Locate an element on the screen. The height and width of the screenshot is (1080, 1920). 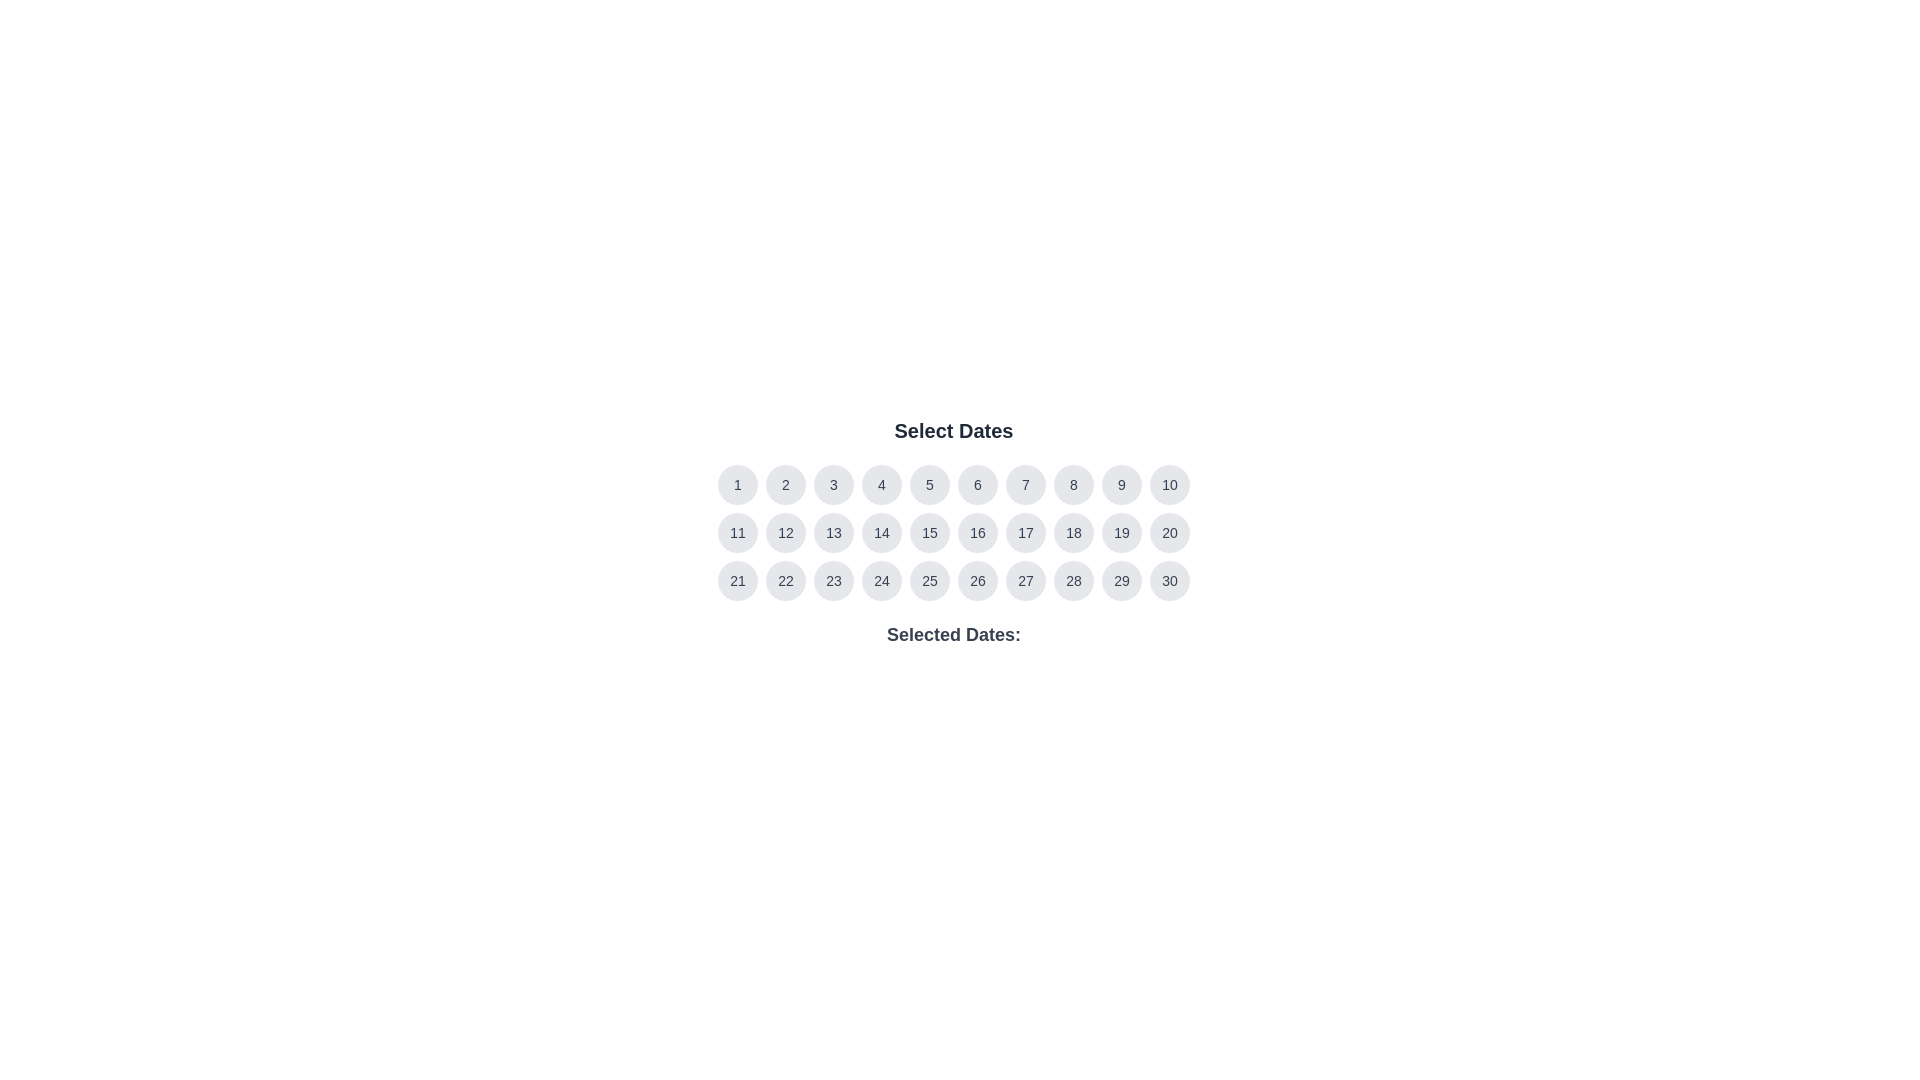
the selectable date option button representing the 19th day in the grid layout, which is the 9th button in the second row is located at coordinates (1122, 531).